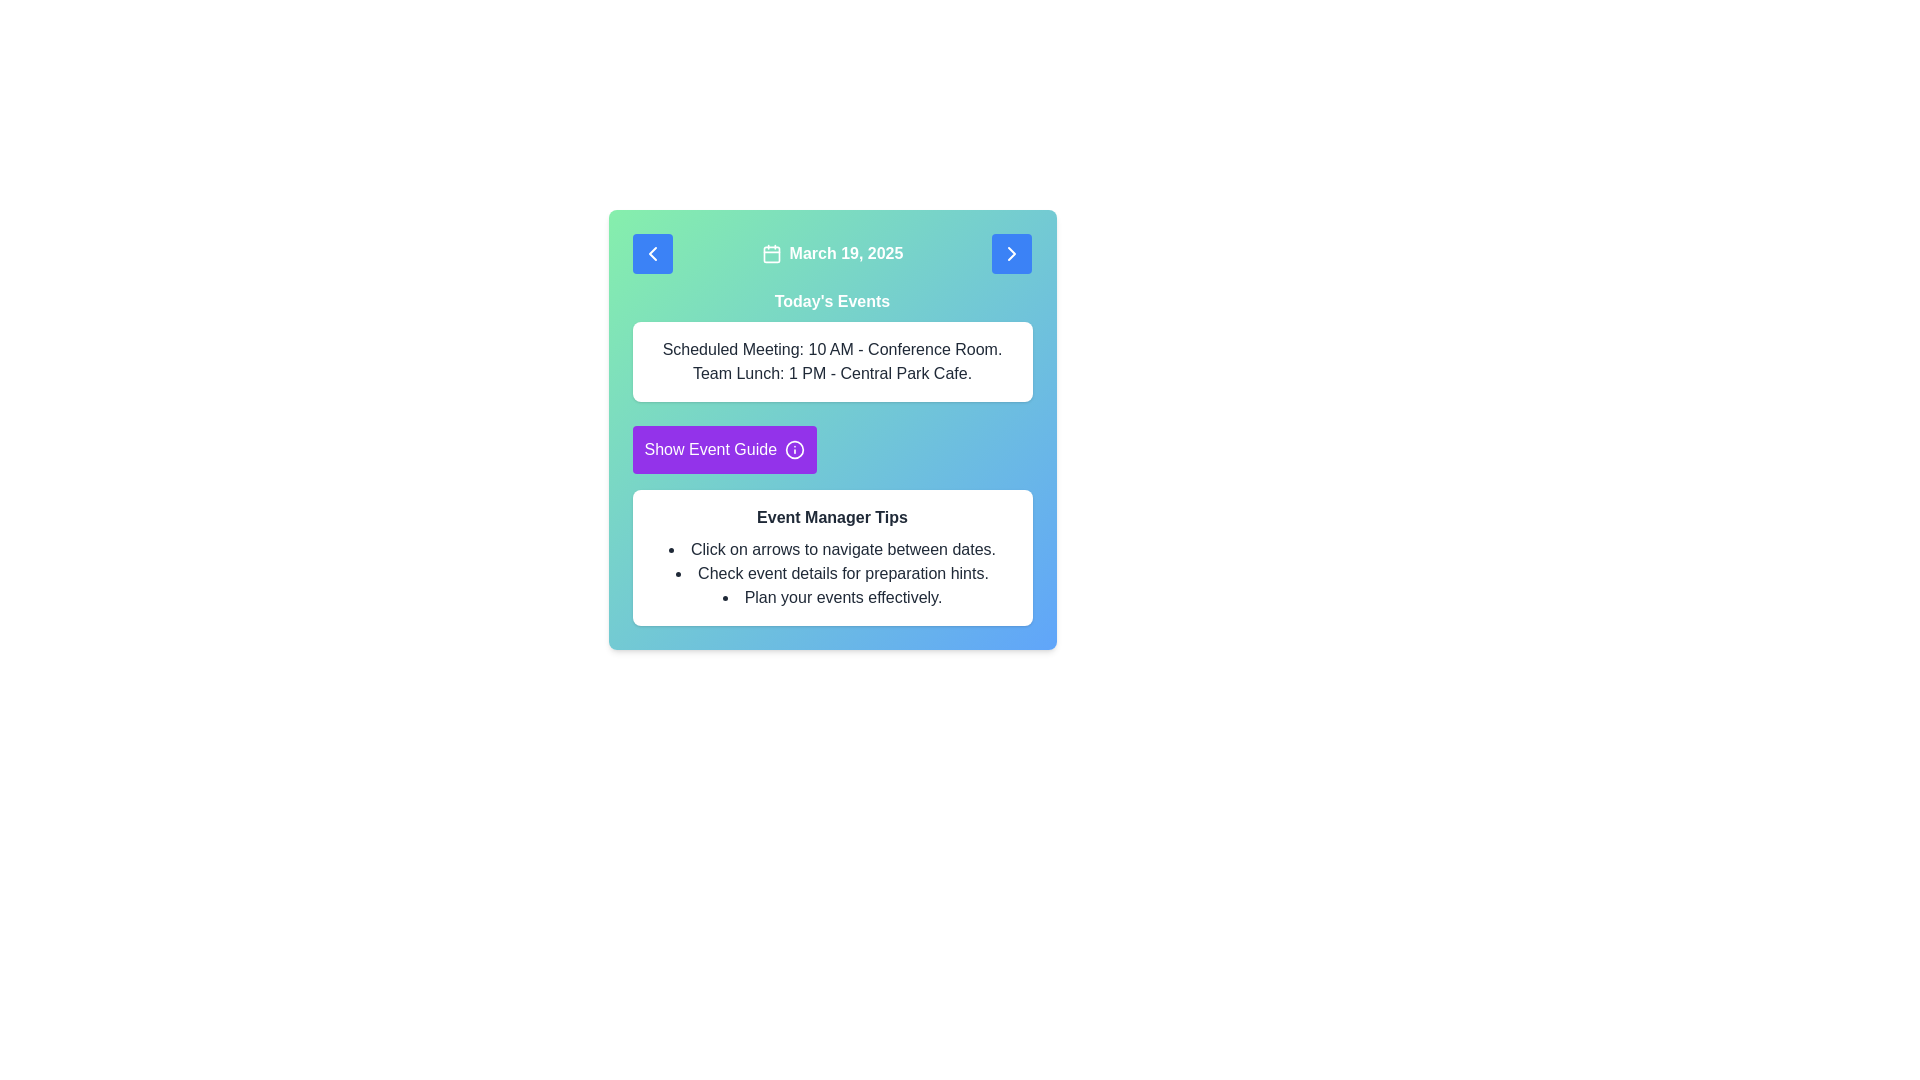 This screenshot has width=1920, height=1080. What do you see at coordinates (832, 574) in the screenshot?
I see `the second list item in the 'Event Manager Tips' section, which is a text label with a bullet point` at bounding box center [832, 574].